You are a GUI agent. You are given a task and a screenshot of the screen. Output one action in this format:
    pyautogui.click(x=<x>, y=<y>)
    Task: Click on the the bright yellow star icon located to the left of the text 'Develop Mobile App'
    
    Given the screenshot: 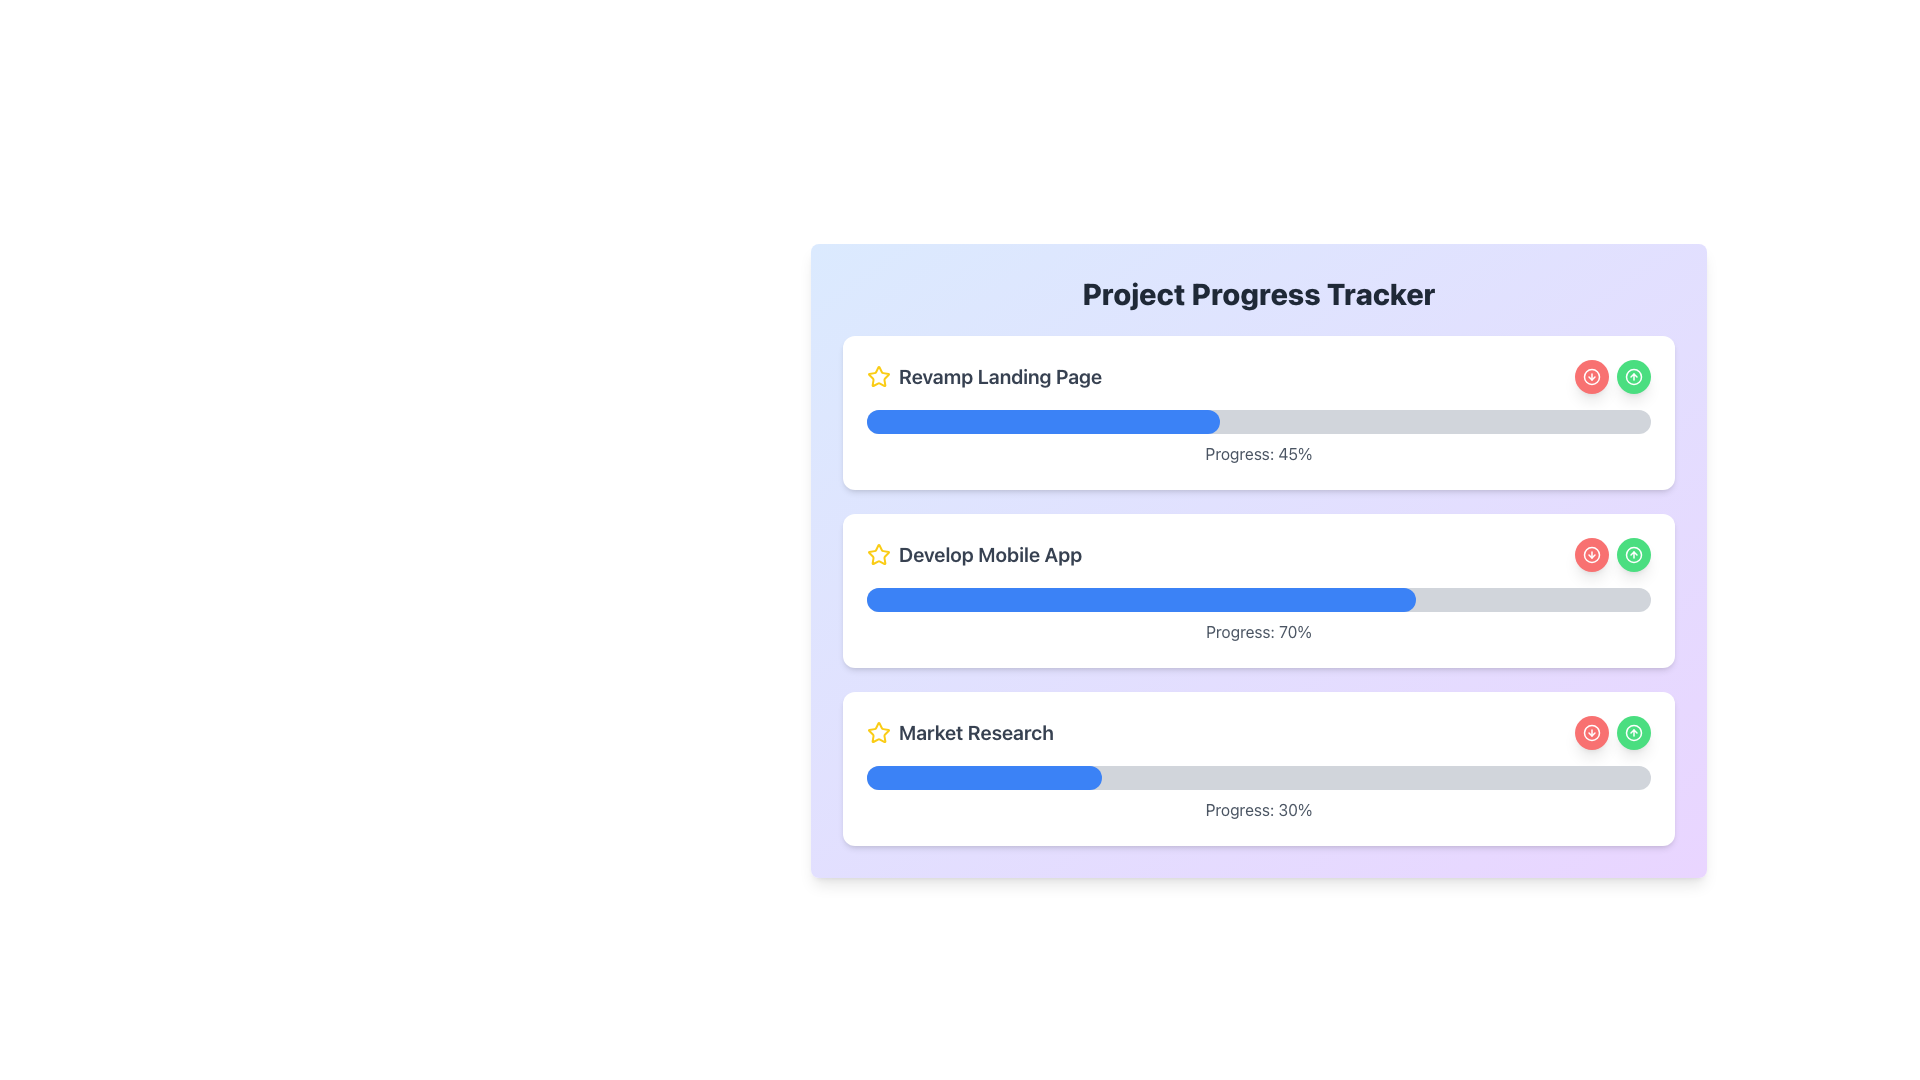 What is the action you would take?
    pyautogui.click(x=878, y=555)
    